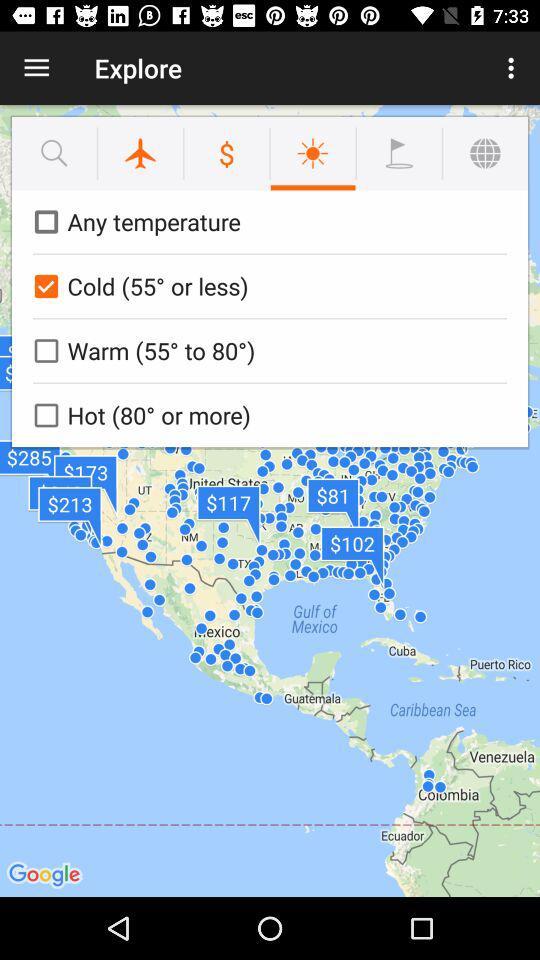  What do you see at coordinates (513, 68) in the screenshot?
I see `the item to the right of the explore item` at bounding box center [513, 68].